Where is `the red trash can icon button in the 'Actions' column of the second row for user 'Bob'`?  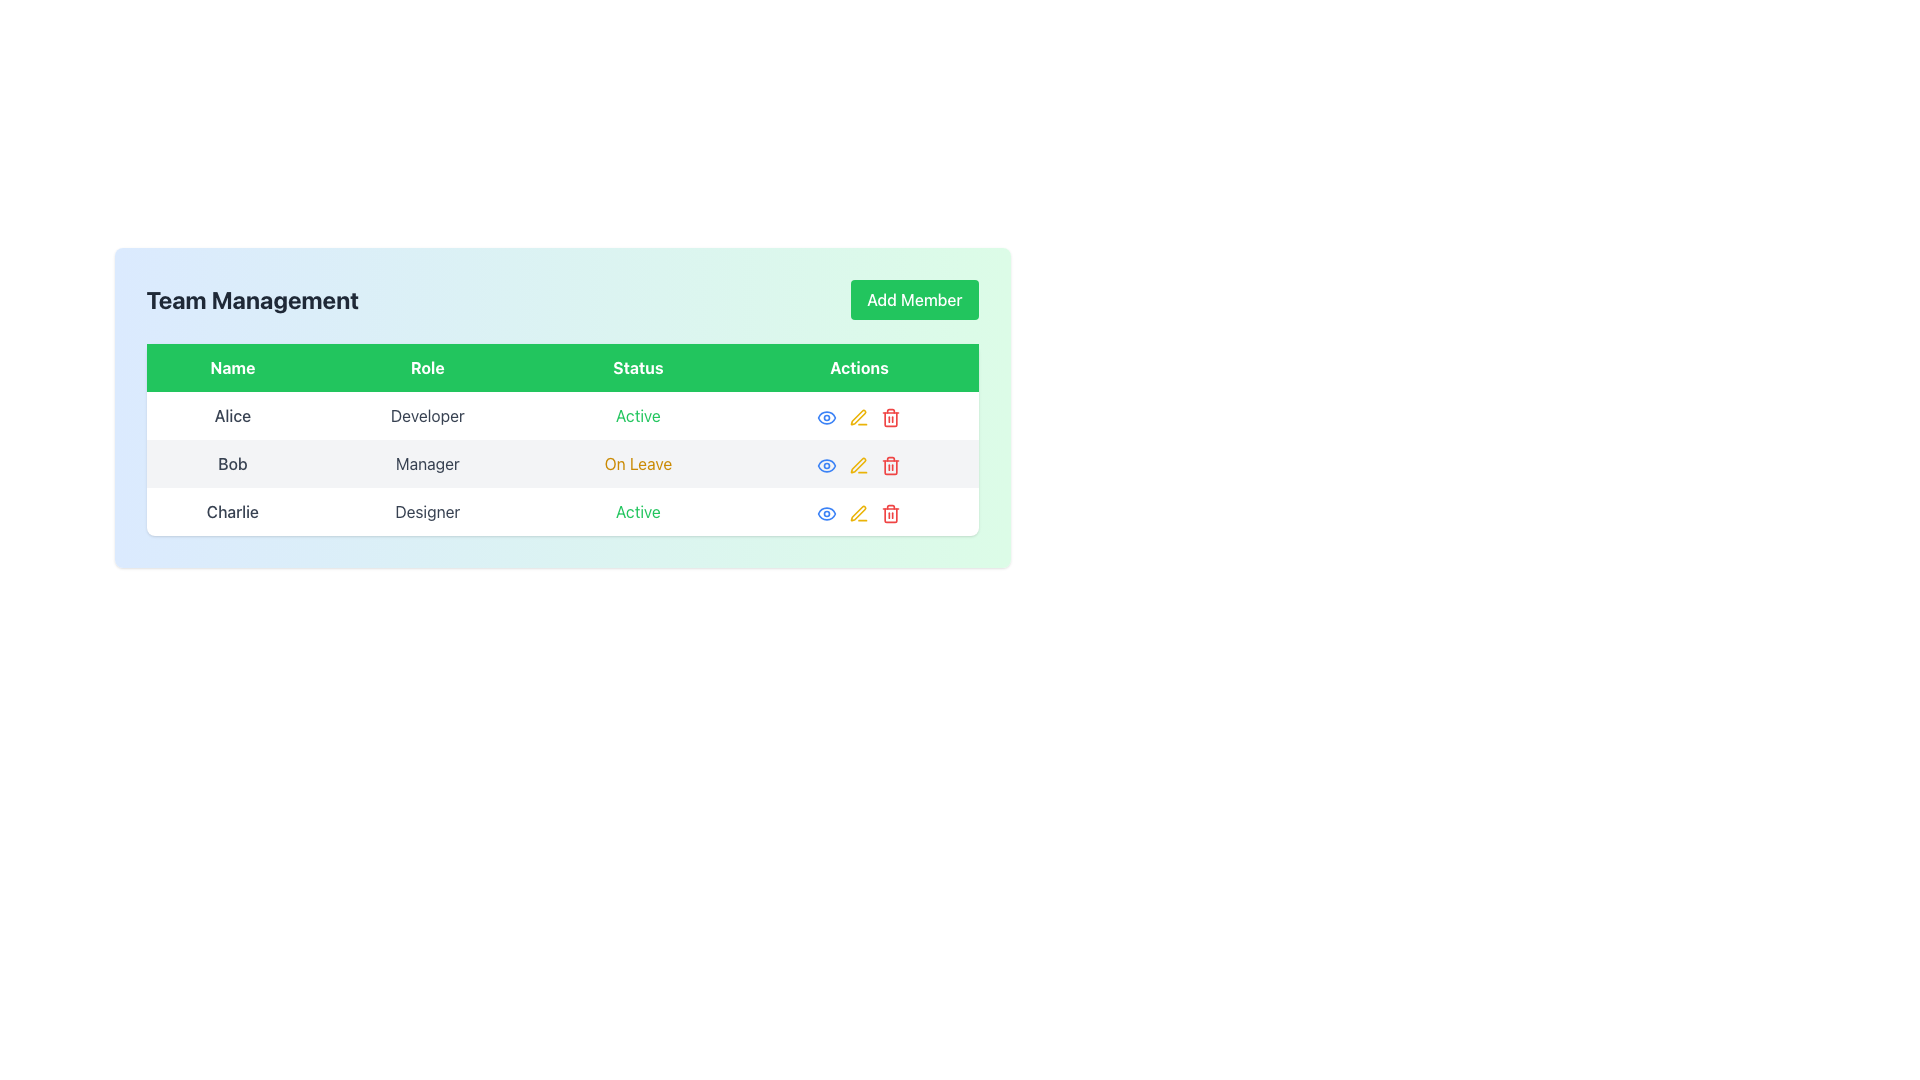 the red trash can icon button in the 'Actions' column of the second row for user 'Bob' is located at coordinates (890, 416).